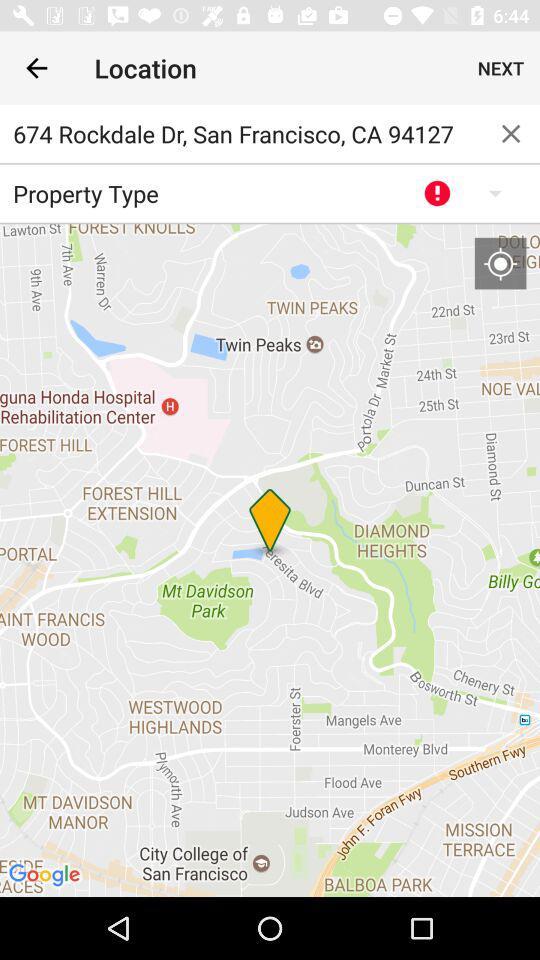  I want to click on search, so click(511, 132).